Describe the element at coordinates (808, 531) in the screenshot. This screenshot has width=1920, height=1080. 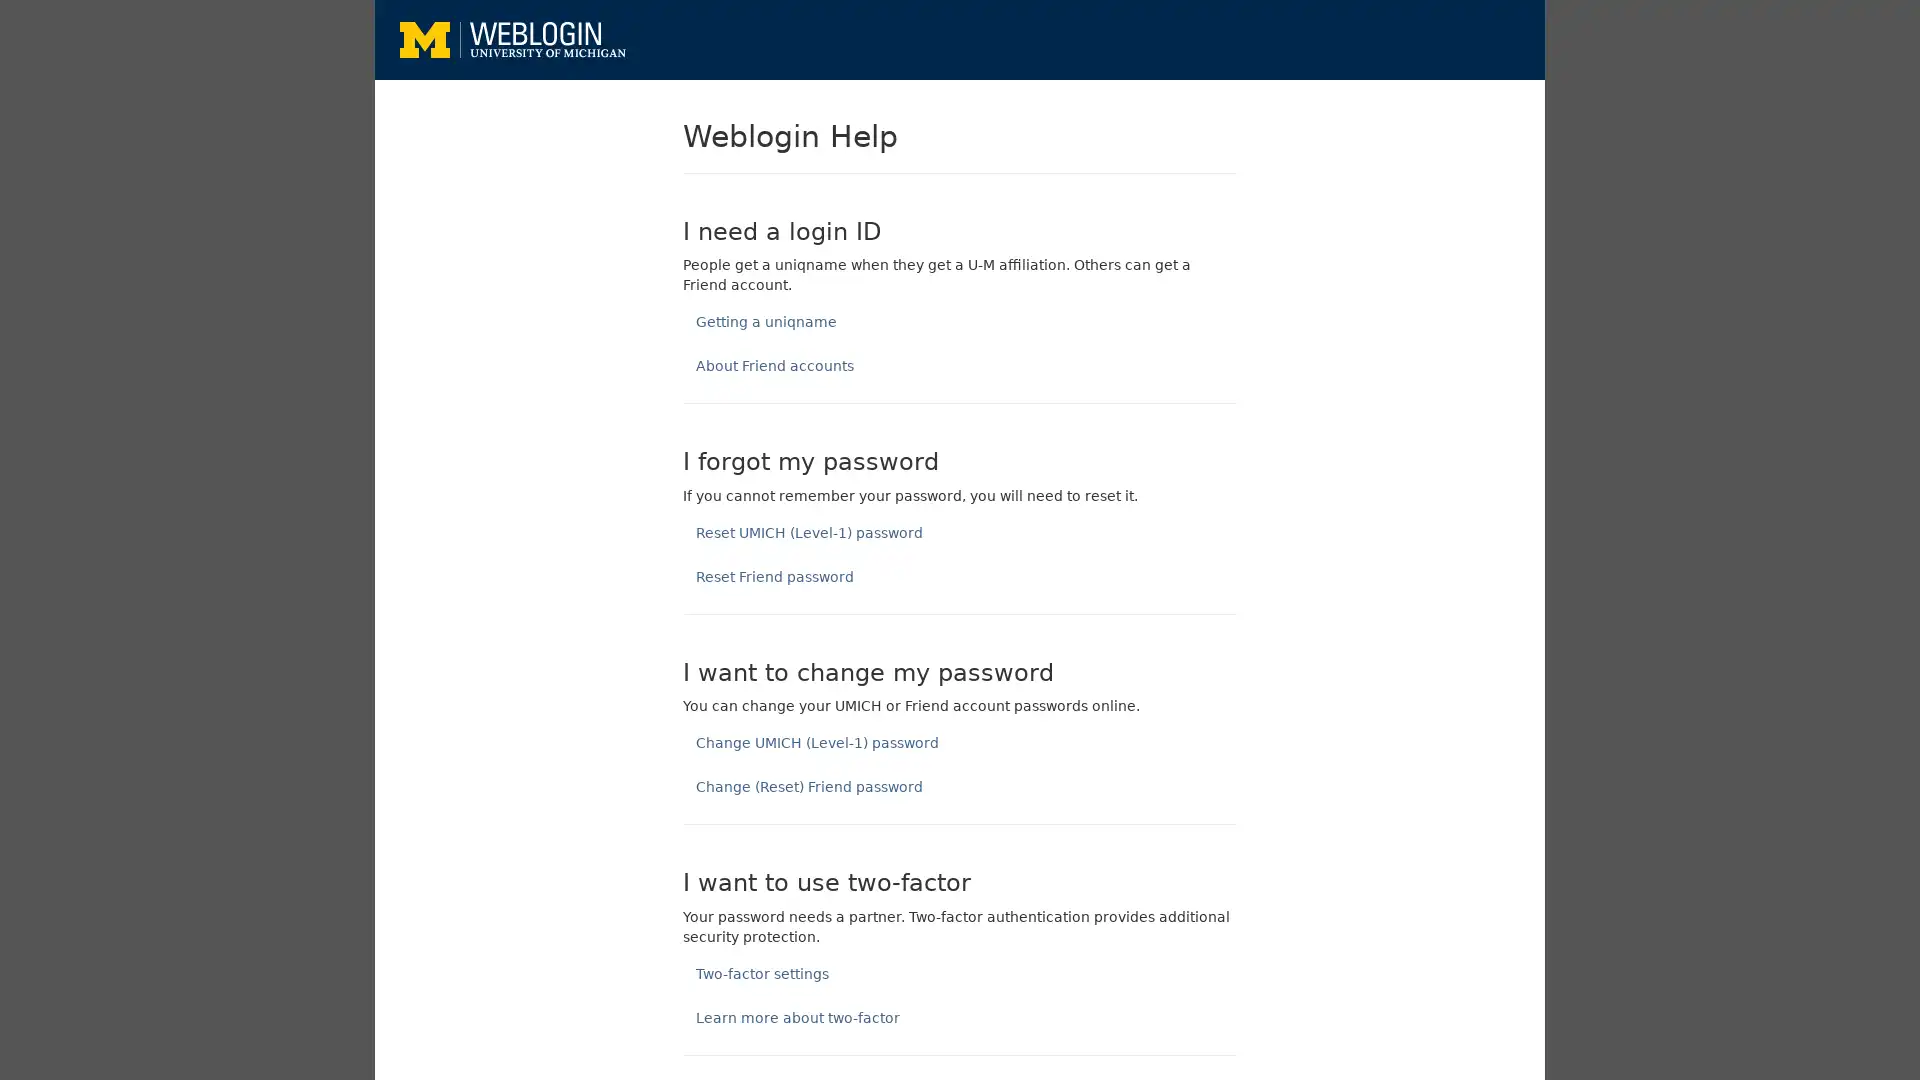
I see `Reset UMICH (Level-1) password` at that location.